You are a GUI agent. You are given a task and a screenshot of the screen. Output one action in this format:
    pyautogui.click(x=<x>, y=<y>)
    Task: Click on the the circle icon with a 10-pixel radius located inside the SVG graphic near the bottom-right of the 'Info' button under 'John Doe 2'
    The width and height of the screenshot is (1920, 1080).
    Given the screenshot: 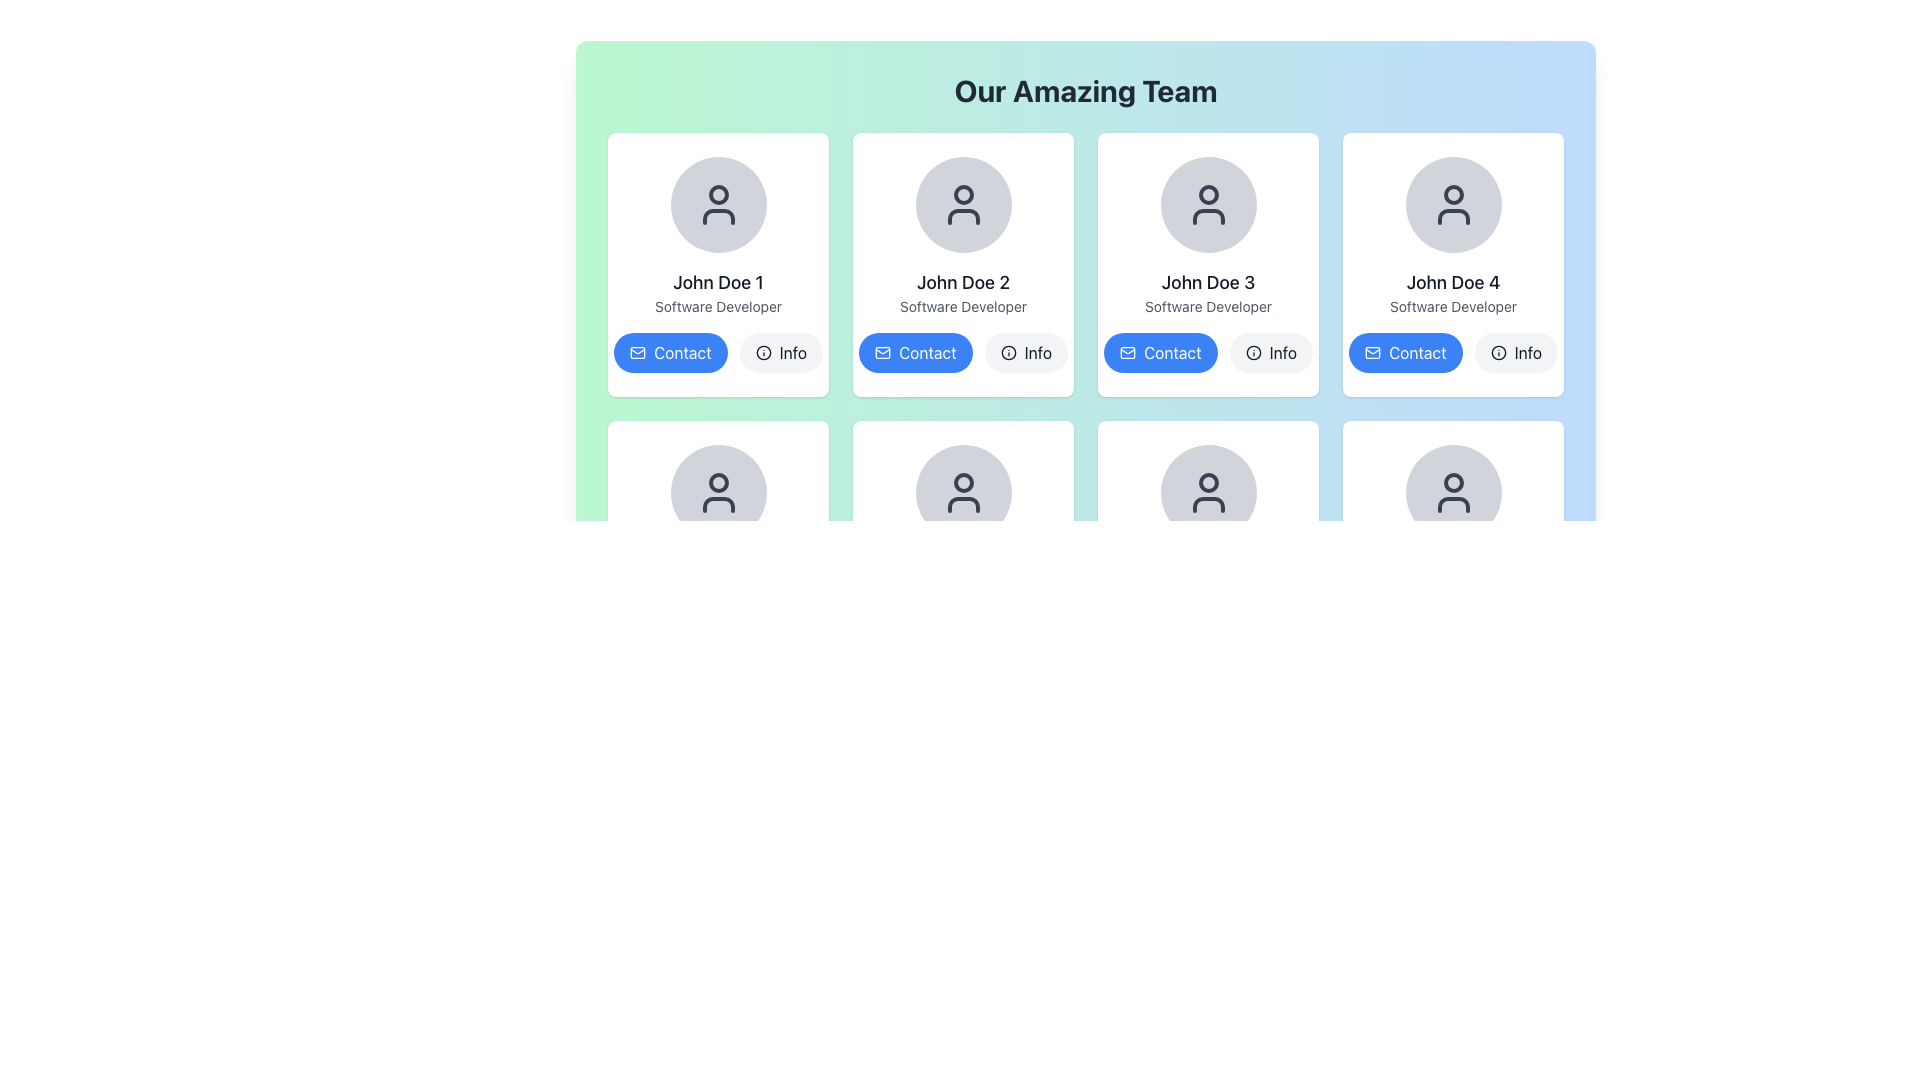 What is the action you would take?
    pyautogui.click(x=1008, y=352)
    